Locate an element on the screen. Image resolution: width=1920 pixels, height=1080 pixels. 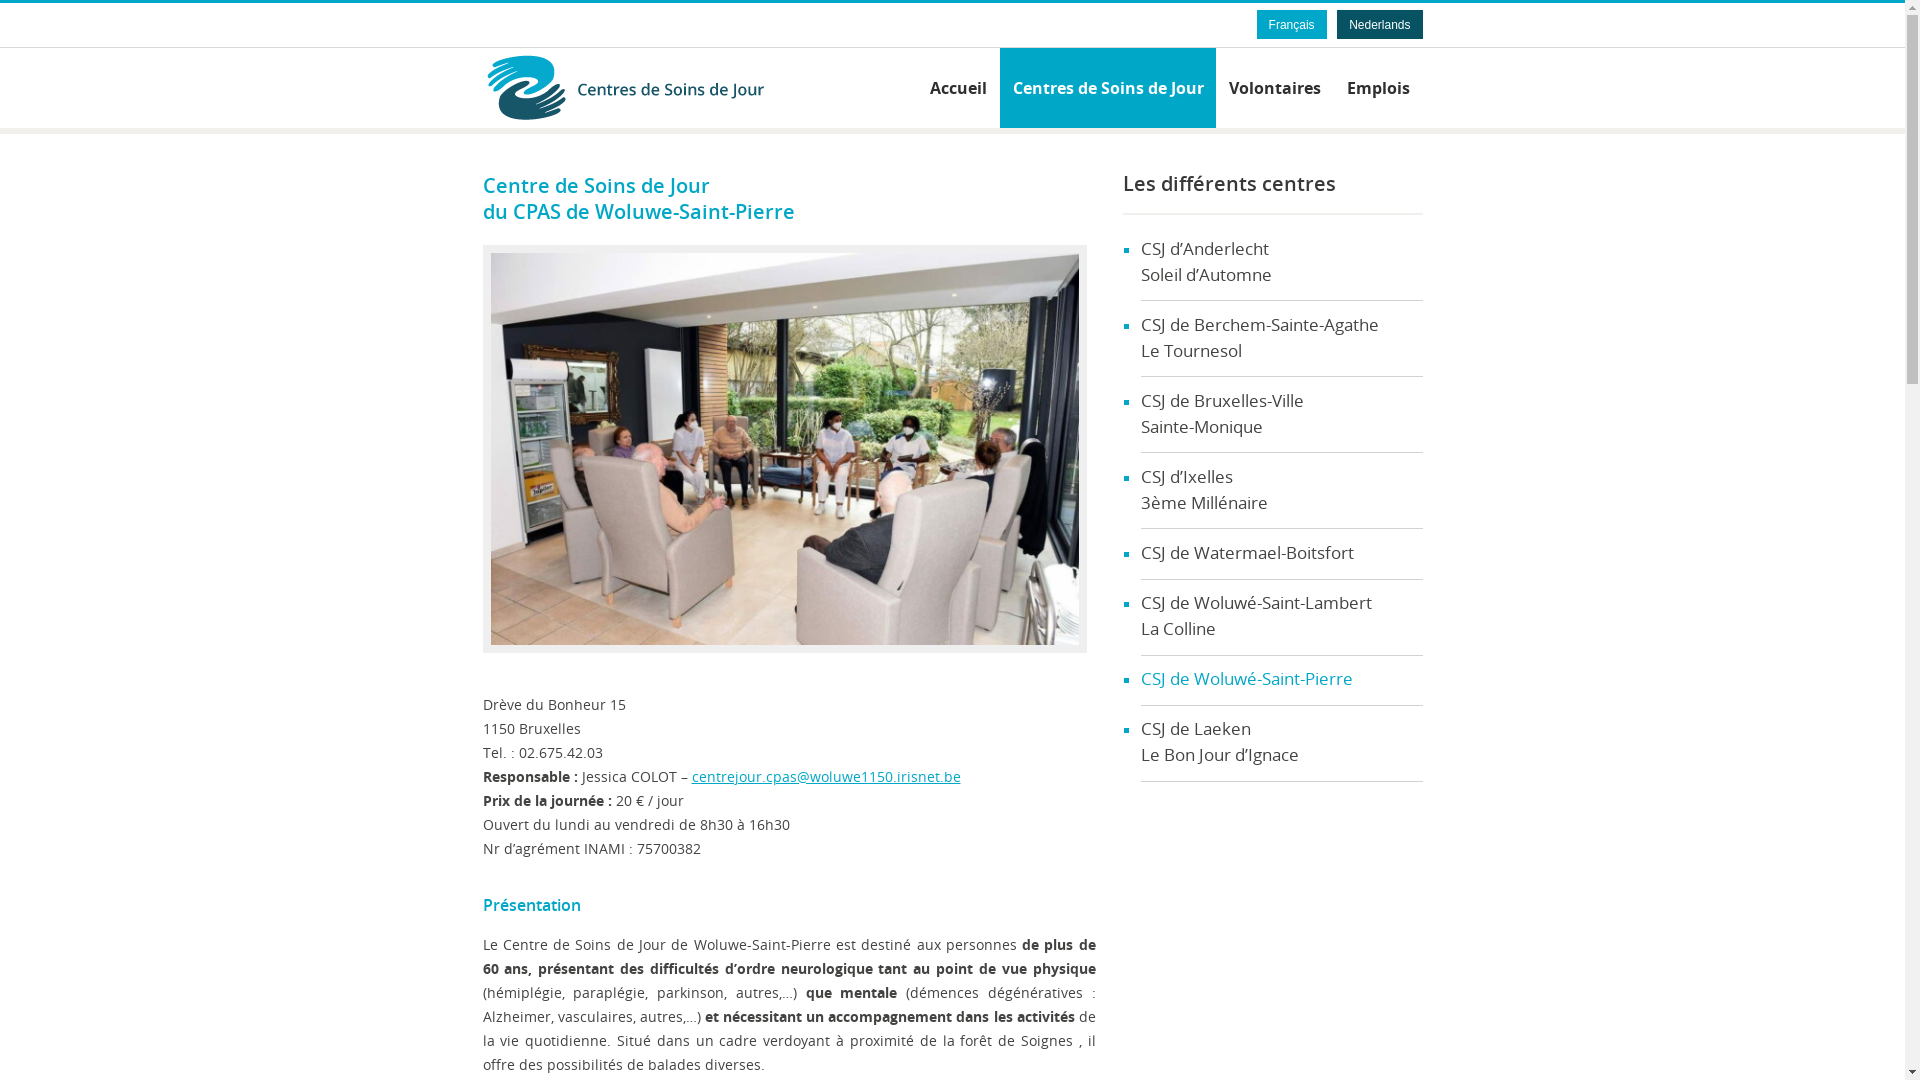
'Centres de Soins de Jour' is located at coordinates (657, 86).